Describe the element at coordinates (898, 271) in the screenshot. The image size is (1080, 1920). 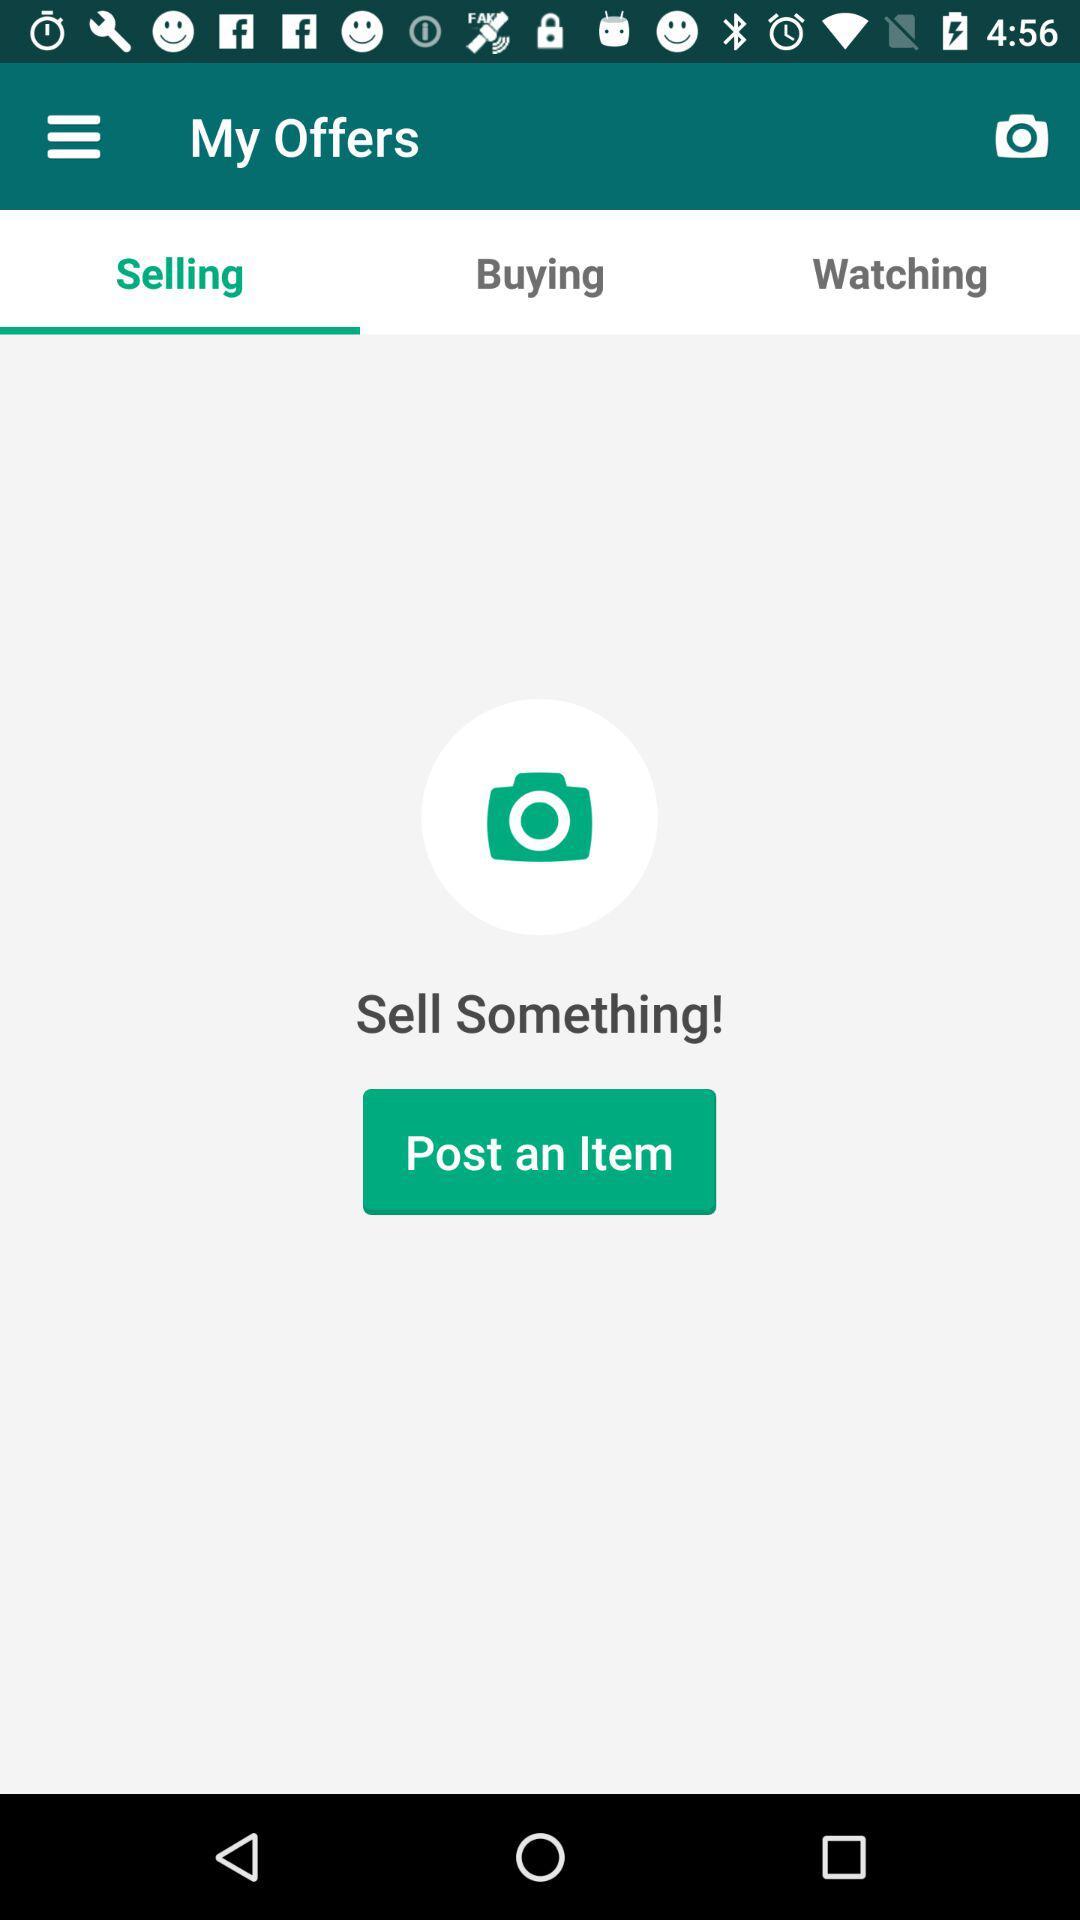
I see `icon above the sell something! icon` at that location.